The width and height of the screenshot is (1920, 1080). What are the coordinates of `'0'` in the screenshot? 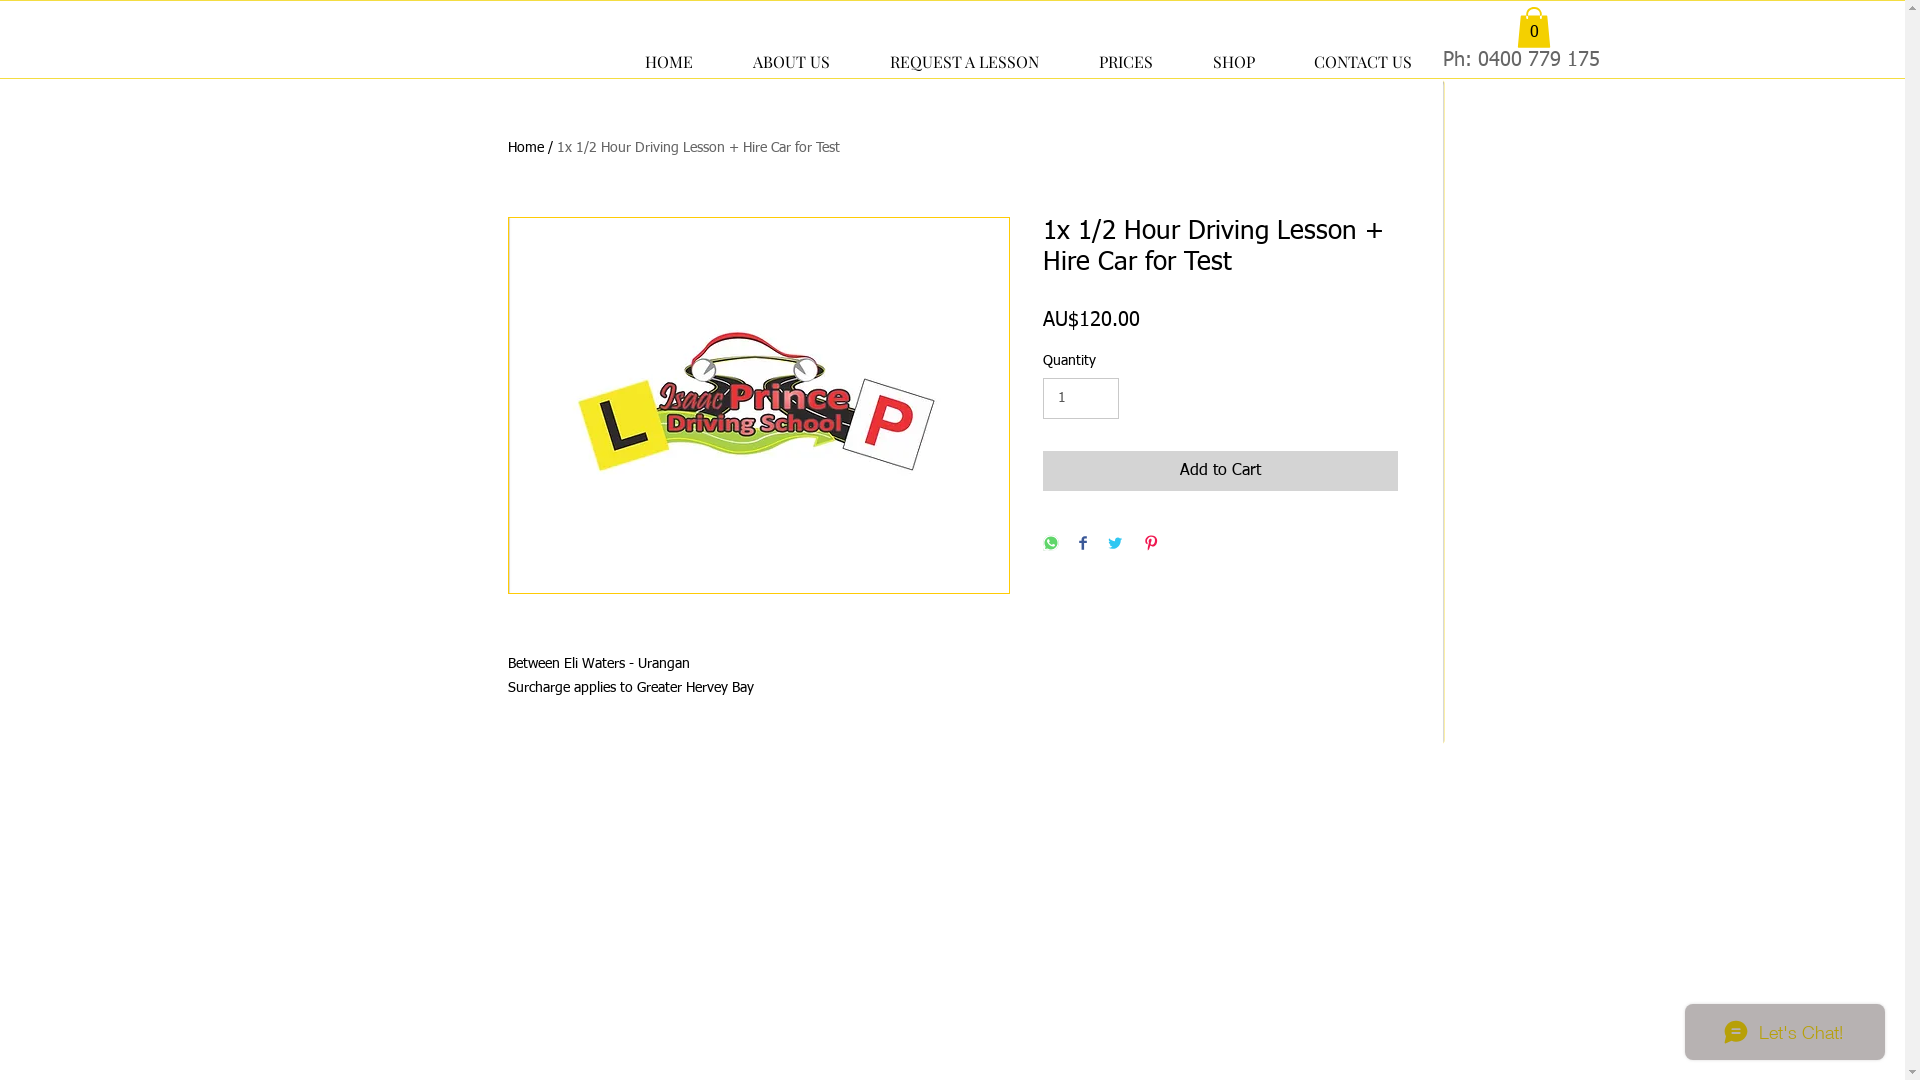 It's located at (1531, 27).